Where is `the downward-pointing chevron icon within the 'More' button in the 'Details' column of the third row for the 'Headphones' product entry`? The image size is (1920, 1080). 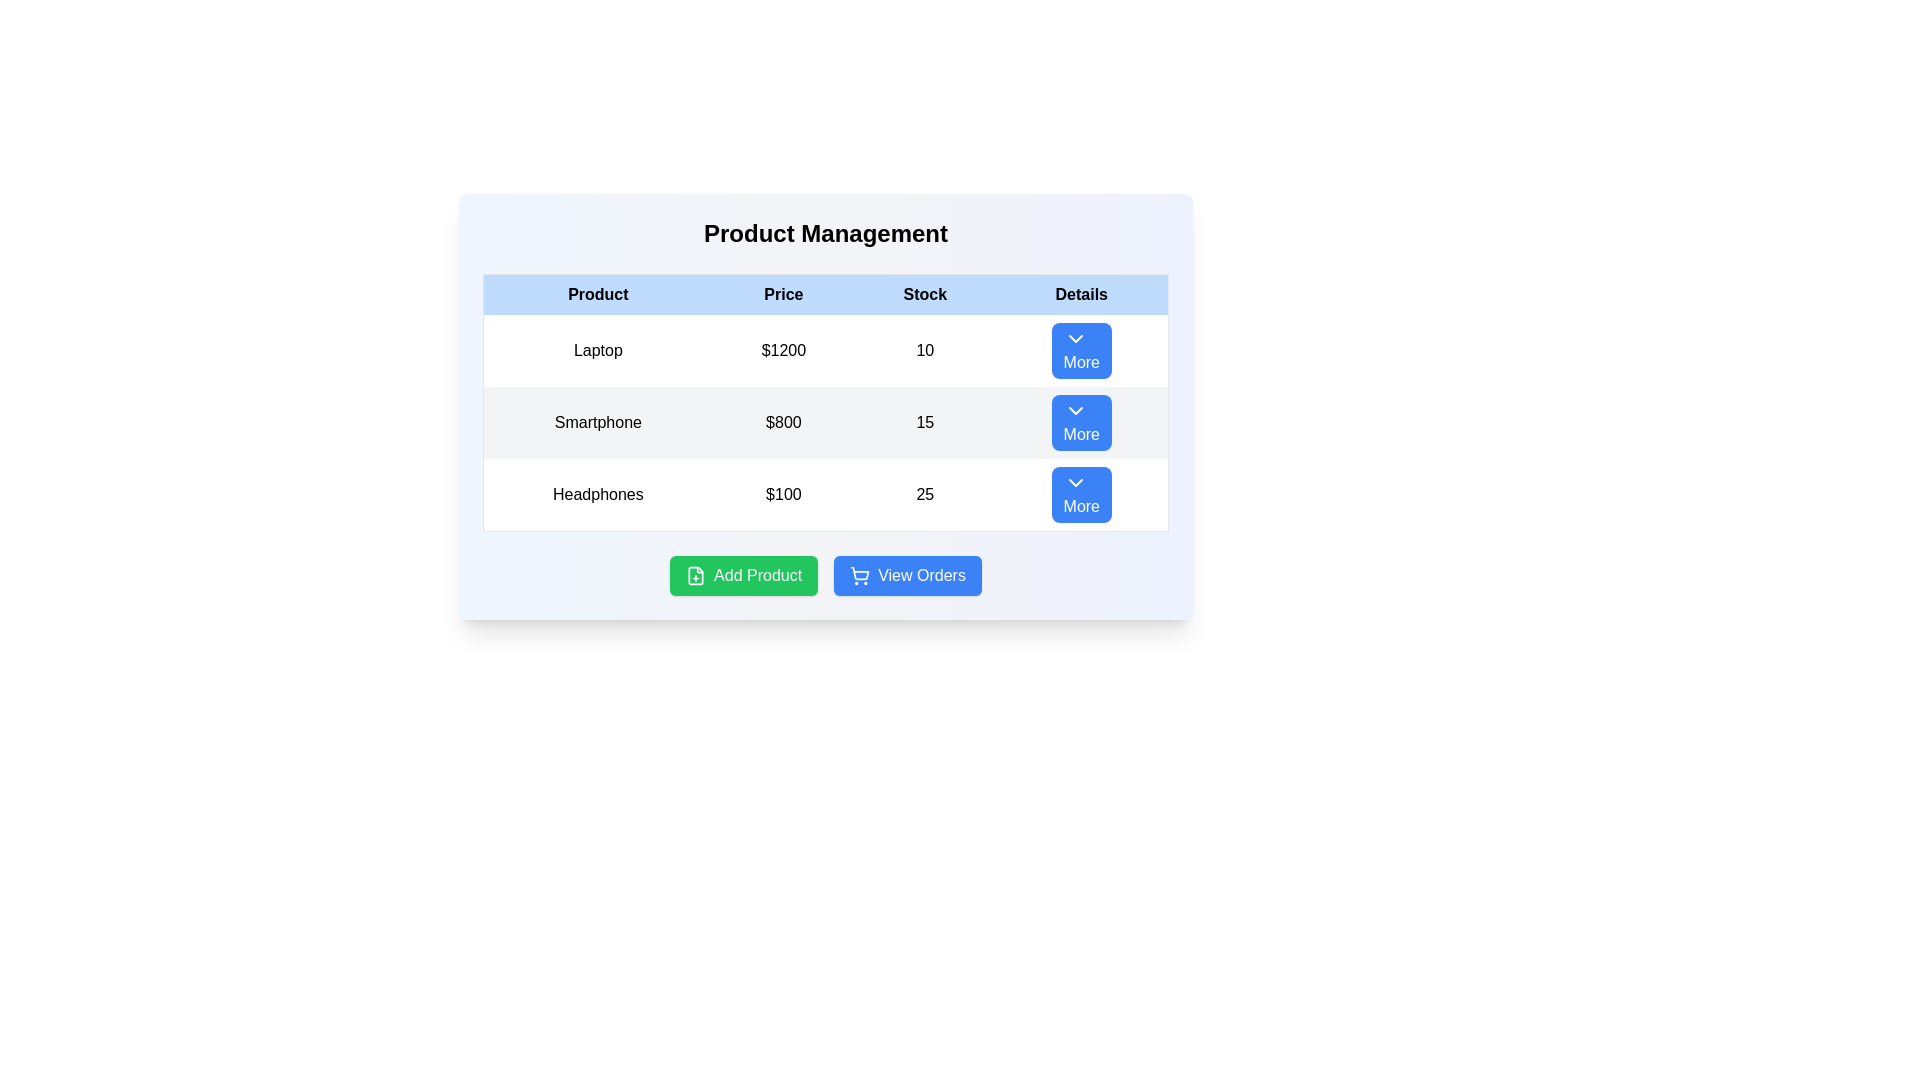 the downward-pointing chevron icon within the 'More' button in the 'Details' column of the third row for the 'Headphones' product entry is located at coordinates (1074, 482).